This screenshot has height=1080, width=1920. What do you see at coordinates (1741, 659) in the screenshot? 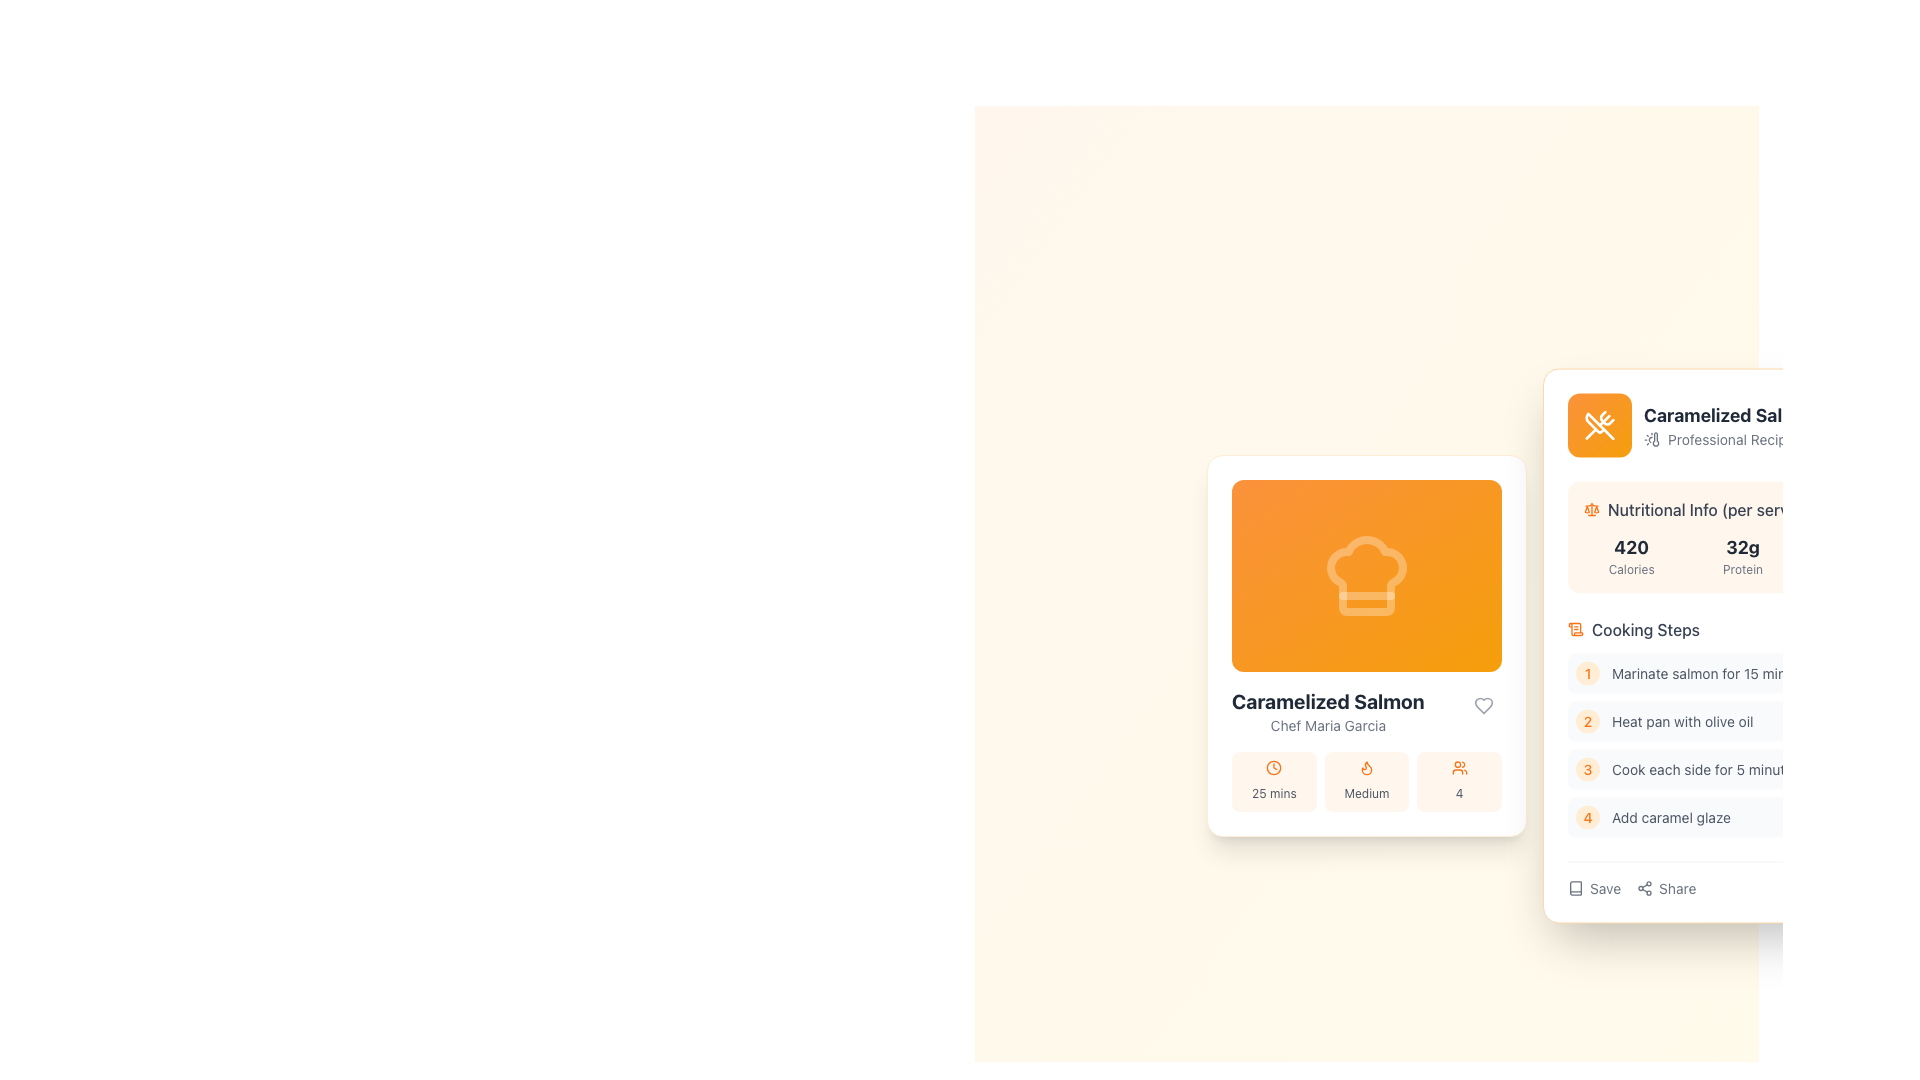
I see `the Instructional List for preparing caramelized salmon, which is located in the detailed card titled 'Caramelized Salmon', below the 'Nutritional Info' section and above the 'Save' and 'Share' options` at bounding box center [1741, 659].